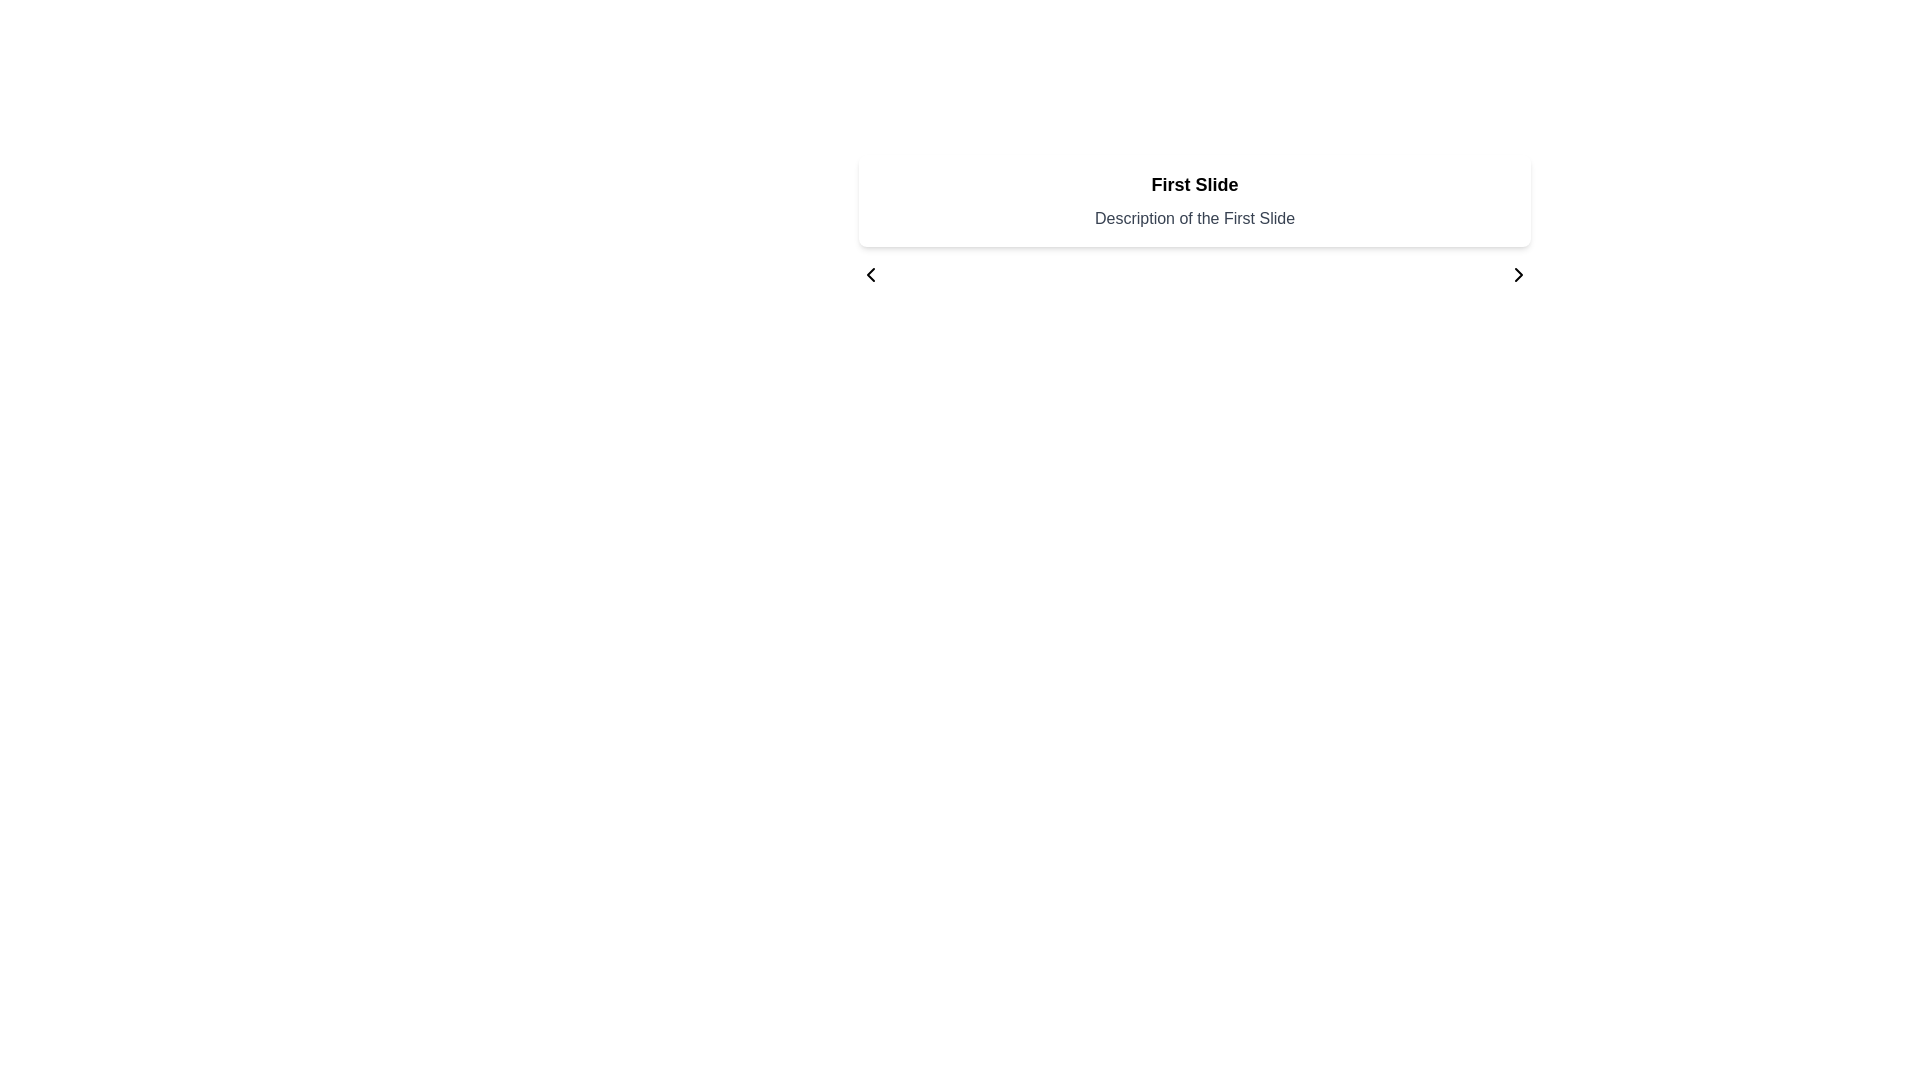 The height and width of the screenshot is (1080, 1920). I want to click on Text display element located directly beneath the 'First Slide' element, which serves as a descriptive label providing additional information or context, so click(1195, 219).